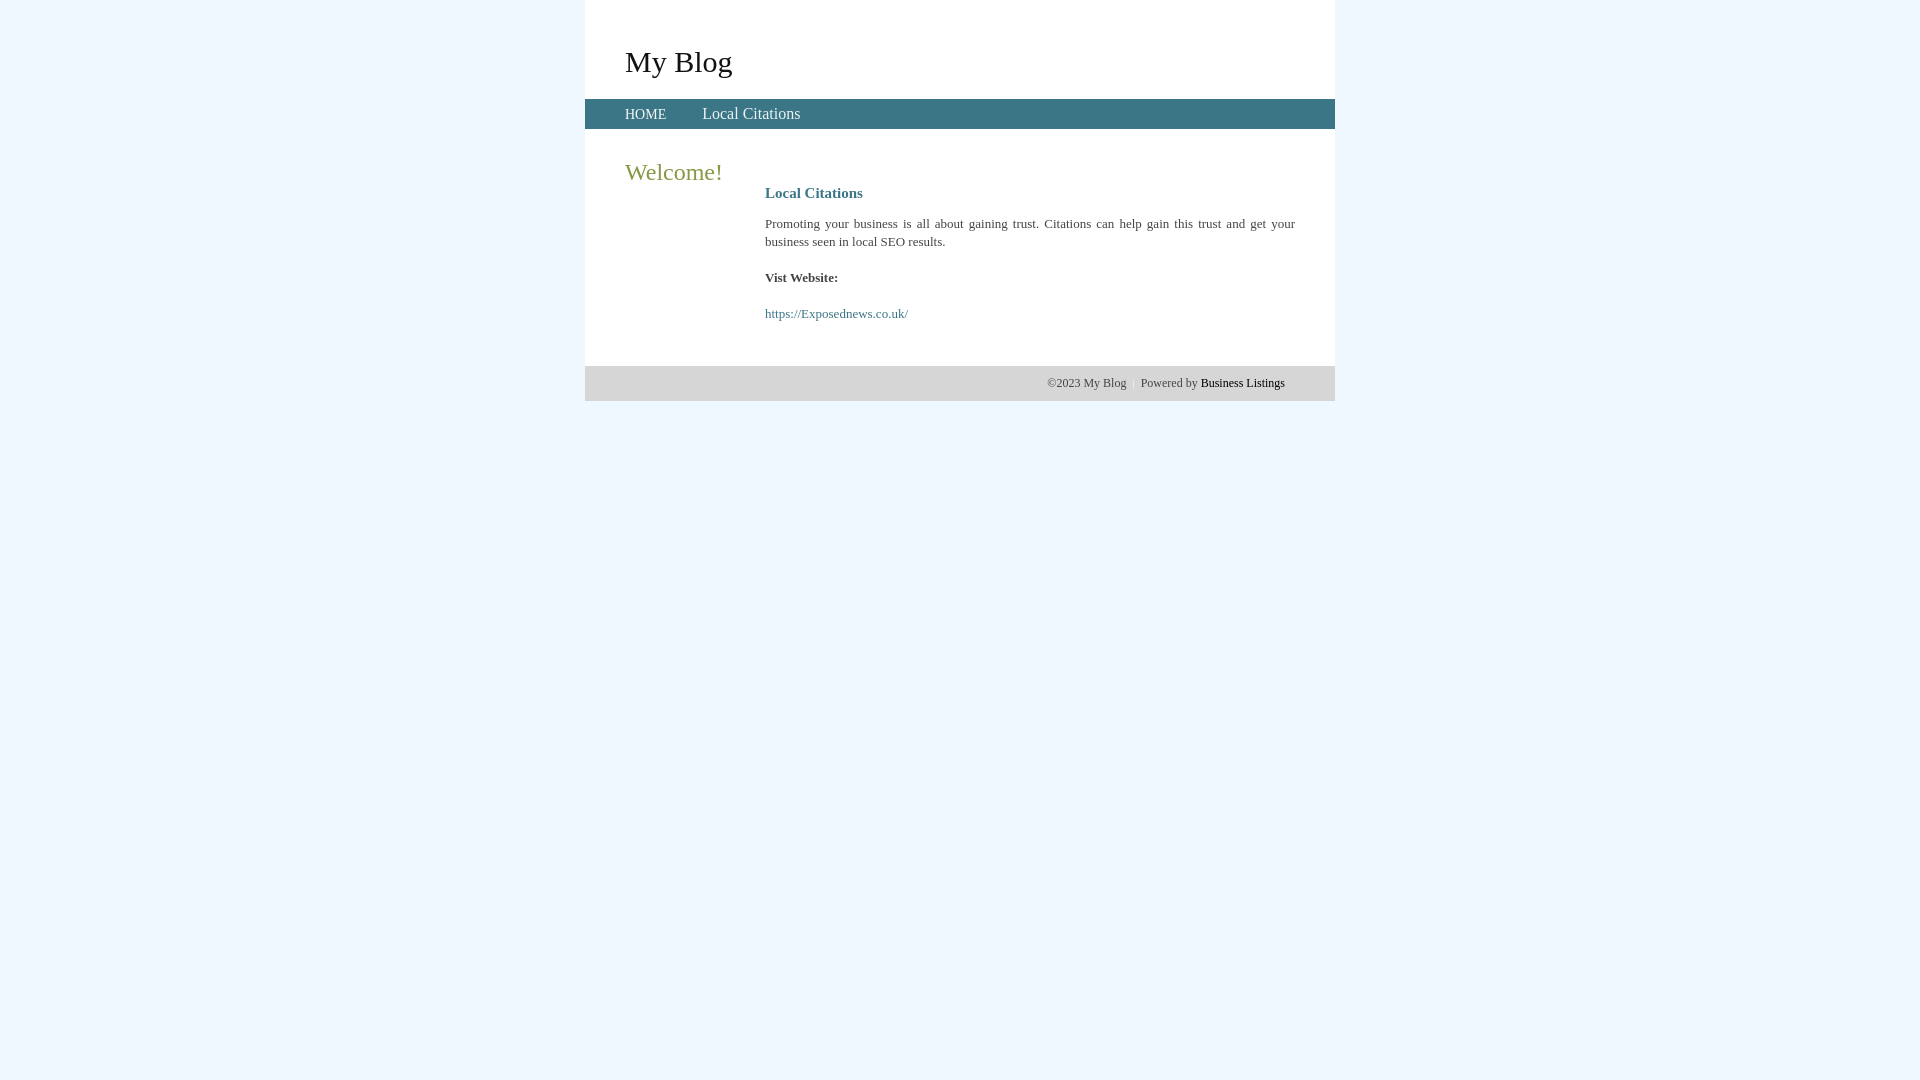  What do you see at coordinates (749, 113) in the screenshot?
I see `'Local Citations'` at bounding box center [749, 113].